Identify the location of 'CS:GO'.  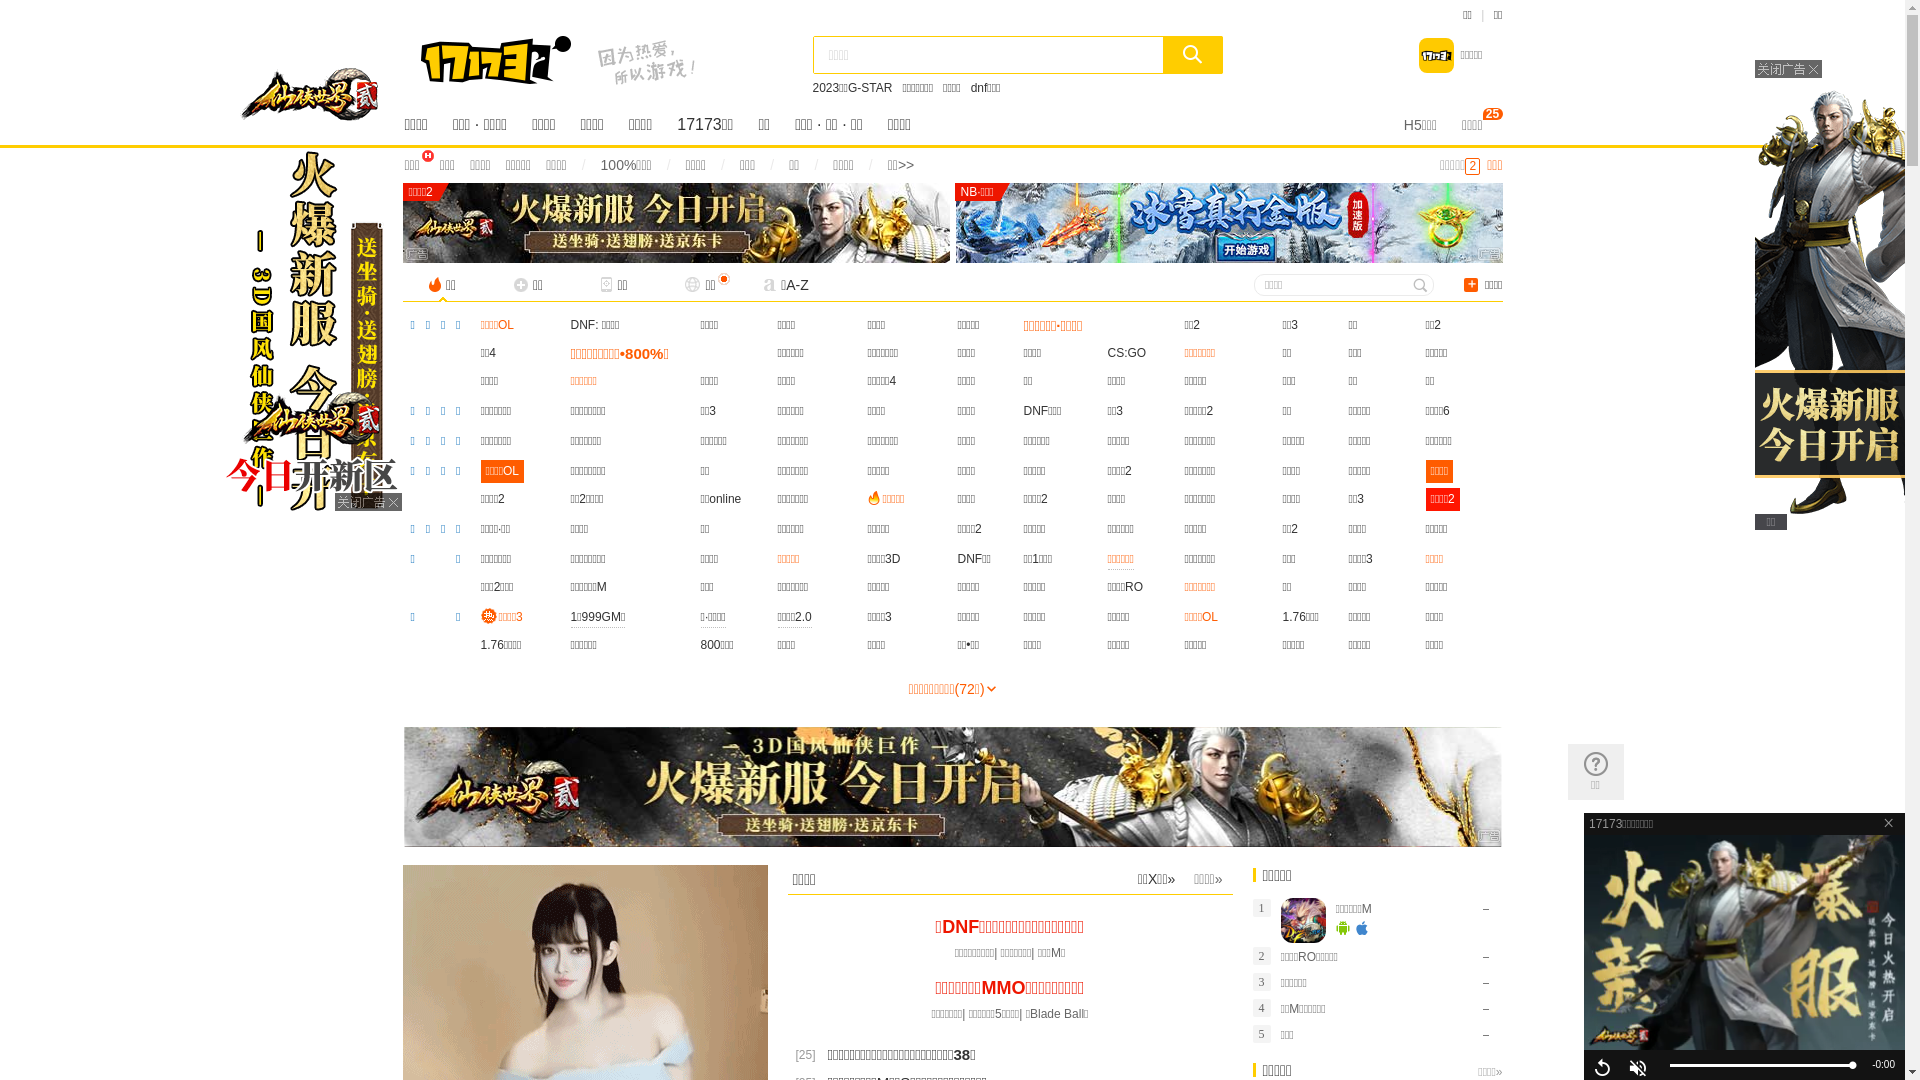
(1127, 352).